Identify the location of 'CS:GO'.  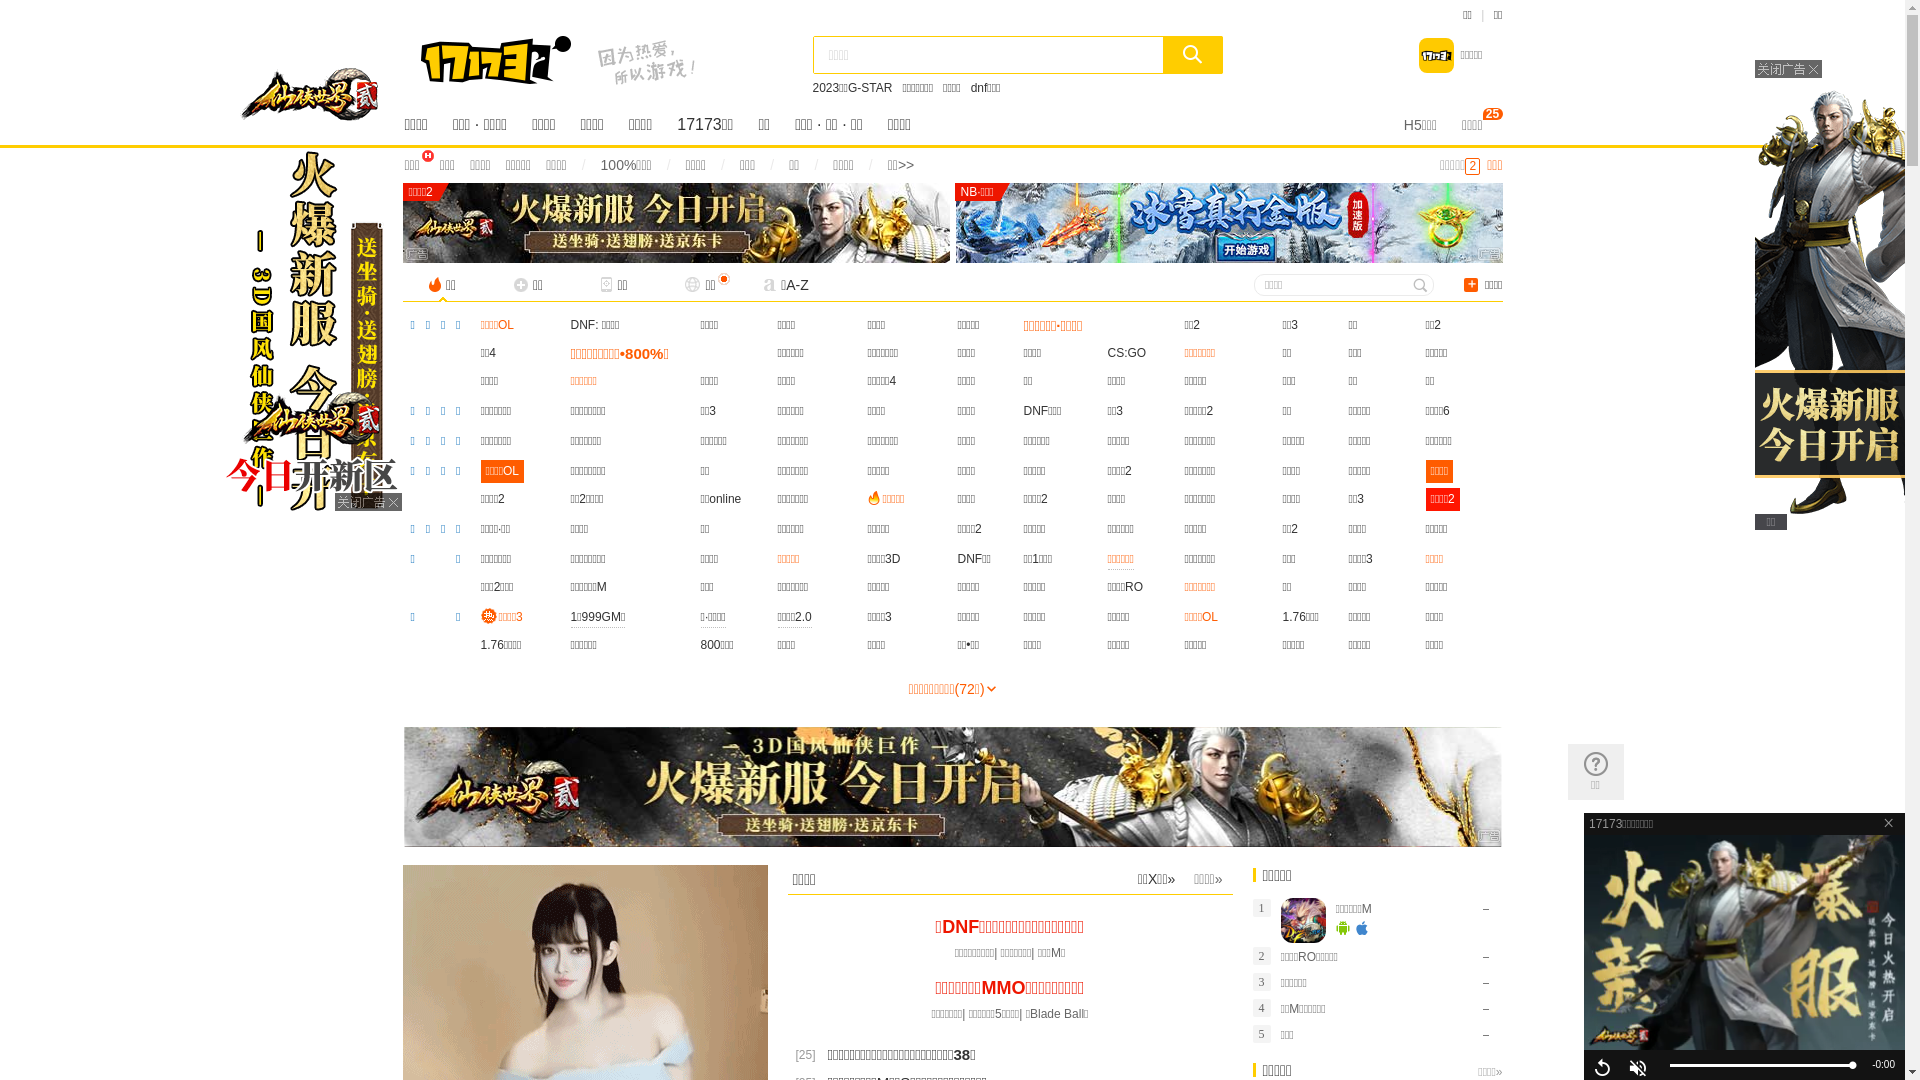
(1127, 352).